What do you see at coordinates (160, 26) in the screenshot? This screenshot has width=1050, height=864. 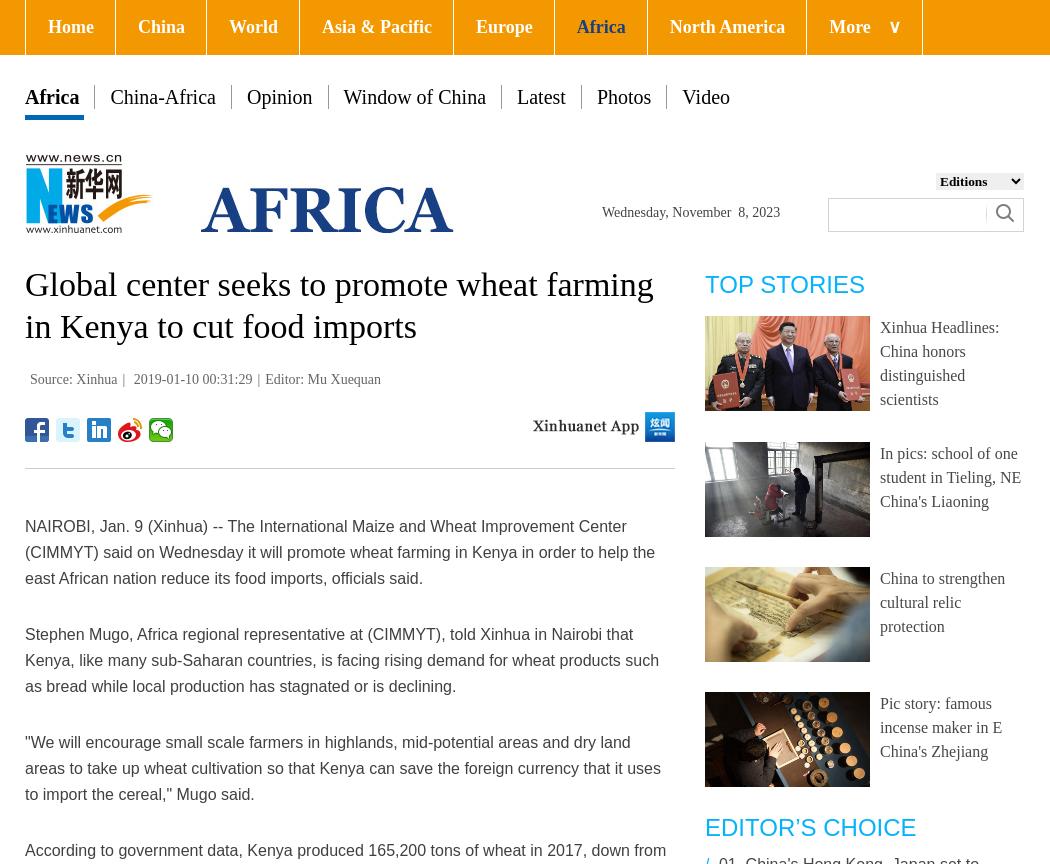 I see `'China'` at bounding box center [160, 26].